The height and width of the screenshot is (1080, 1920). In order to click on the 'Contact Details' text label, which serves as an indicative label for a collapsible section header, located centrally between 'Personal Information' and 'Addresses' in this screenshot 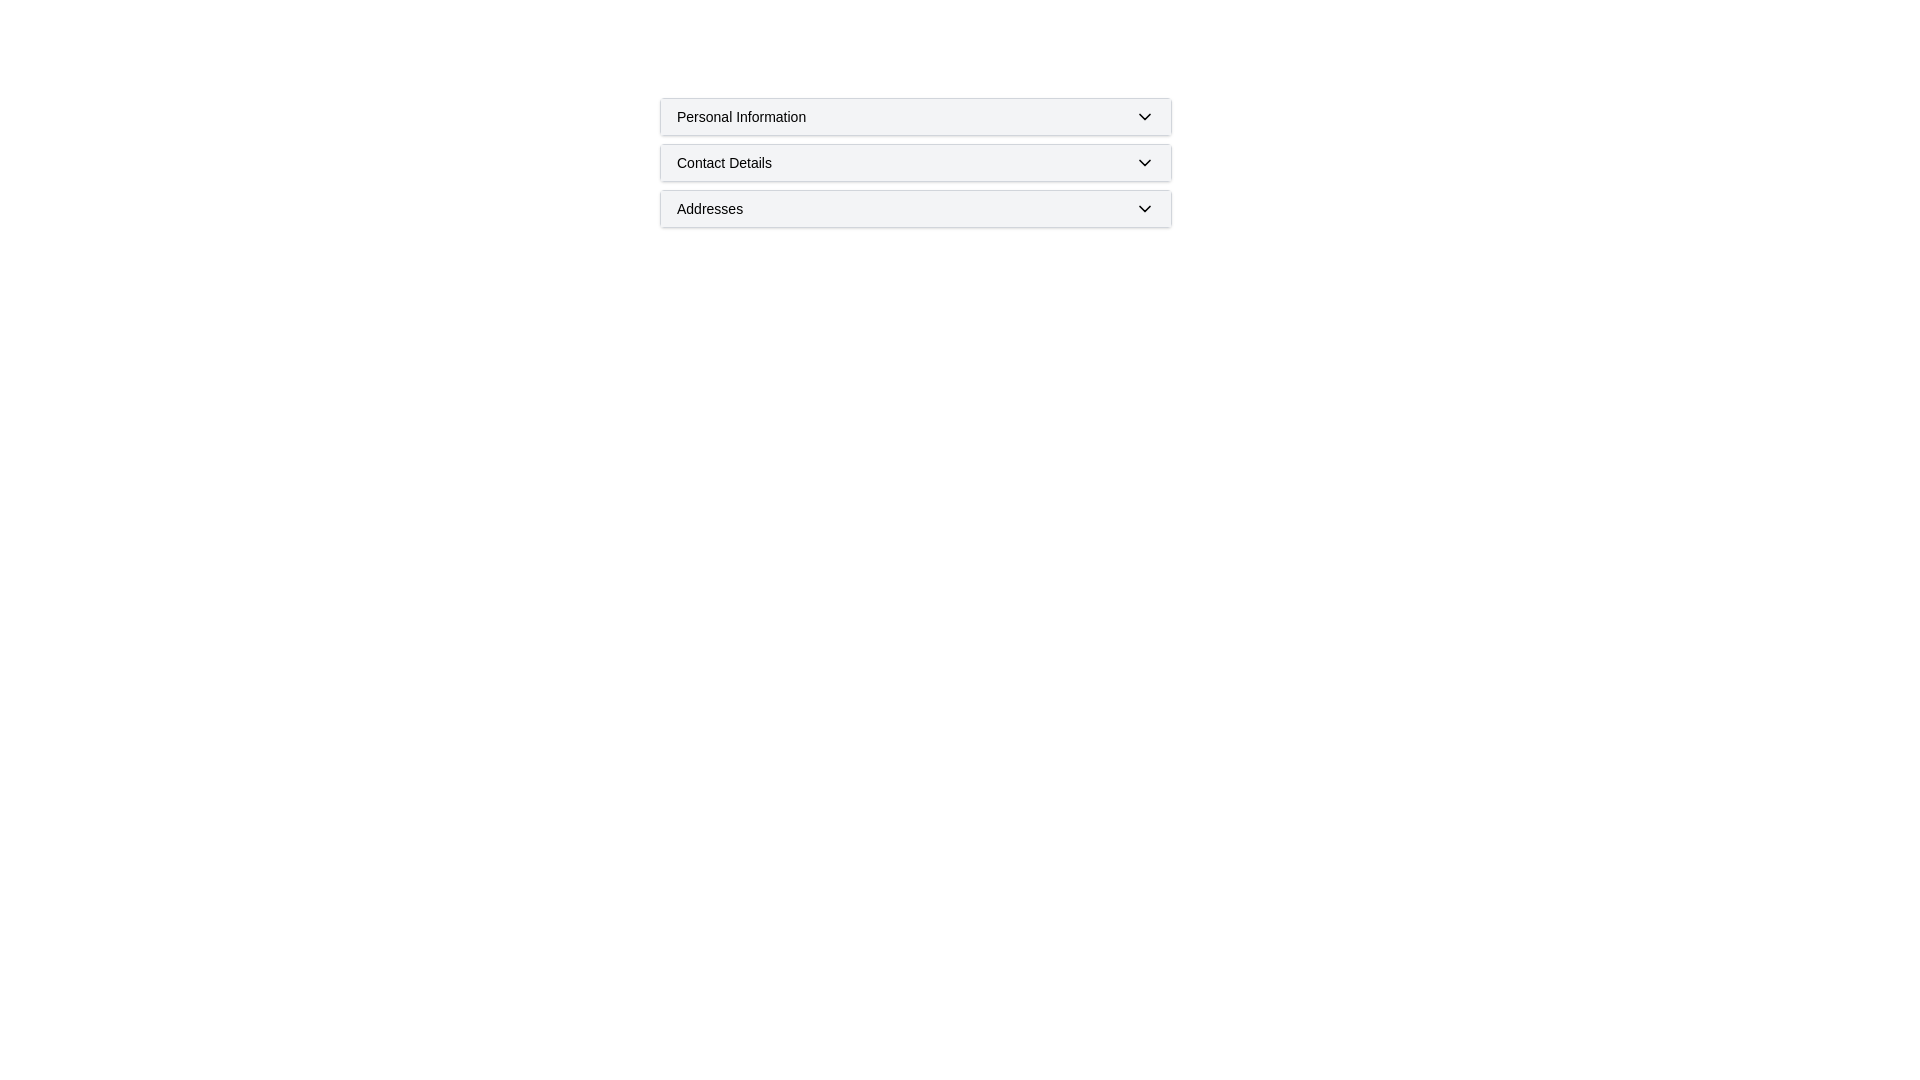, I will do `click(723, 161)`.